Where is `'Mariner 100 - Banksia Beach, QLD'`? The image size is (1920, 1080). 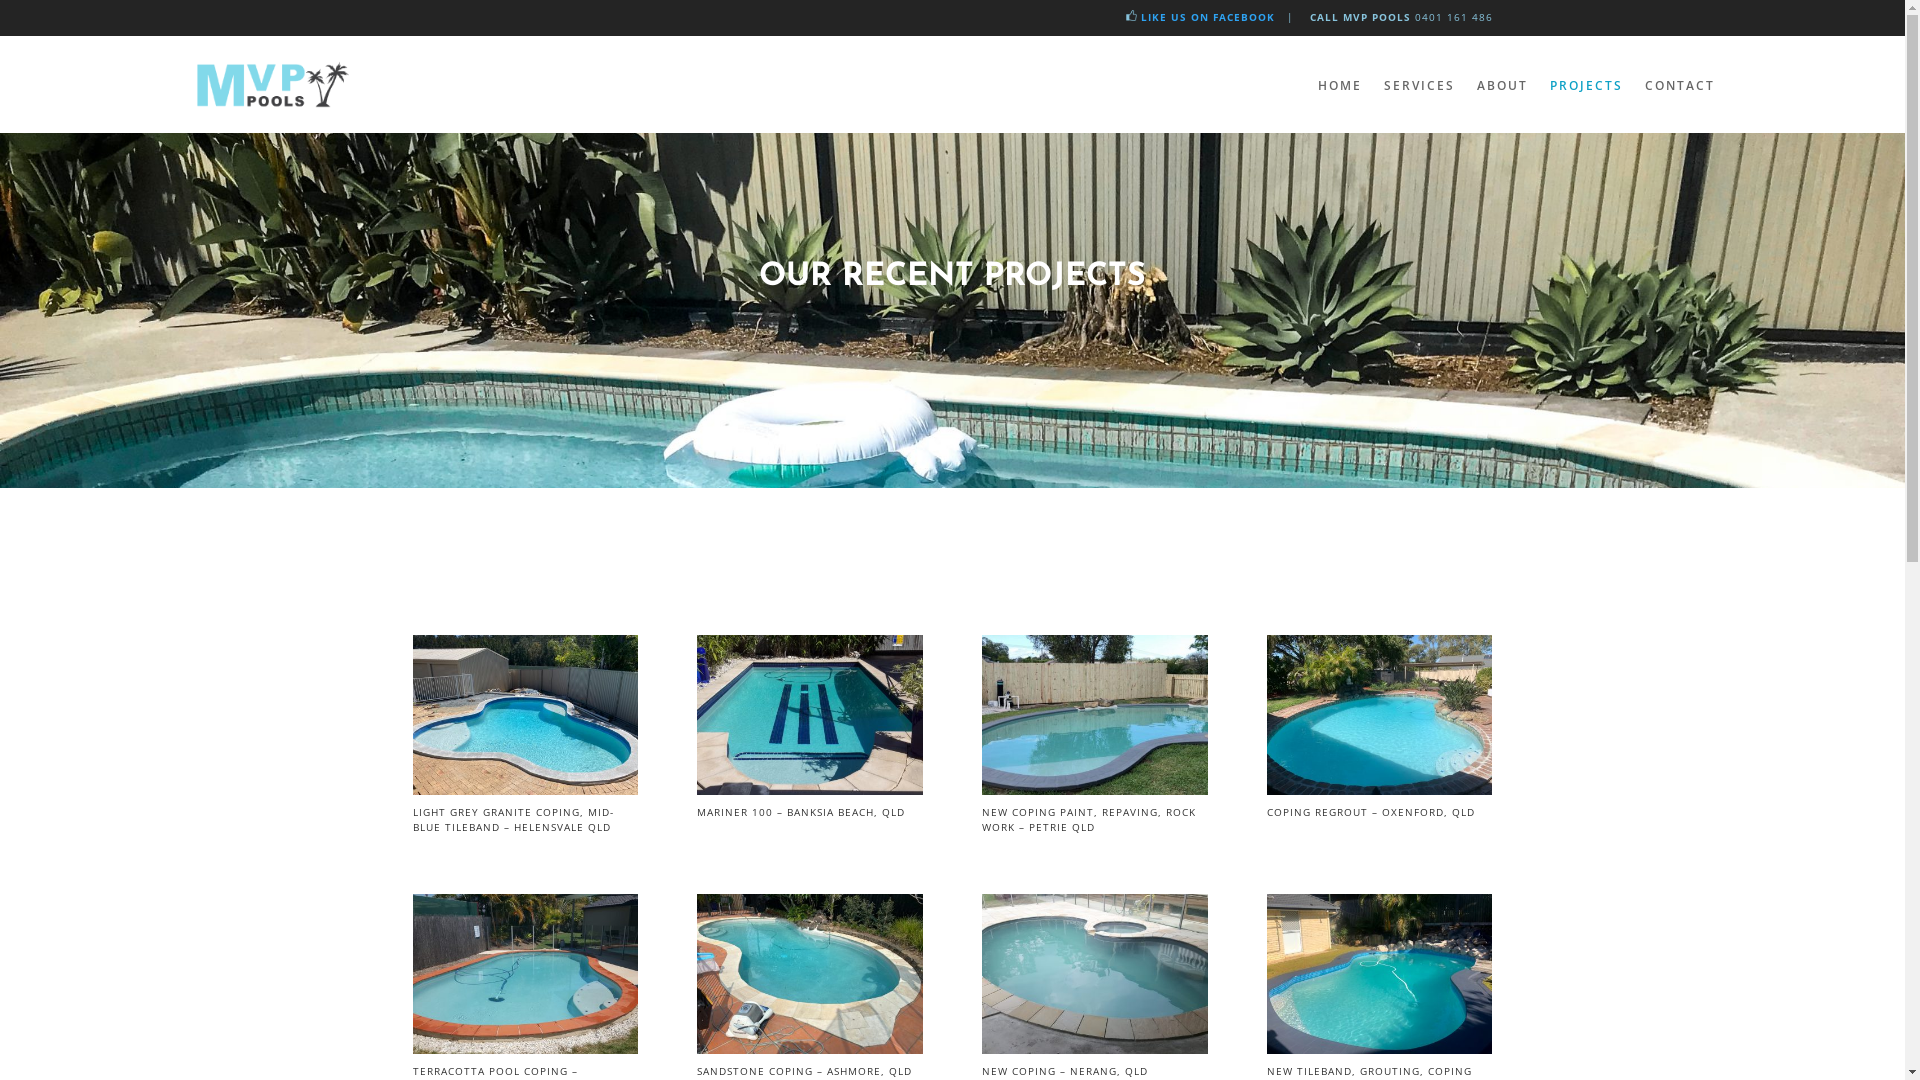
'Mariner 100 - Banksia Beach, QLD' is located at coordinates (809, 788).